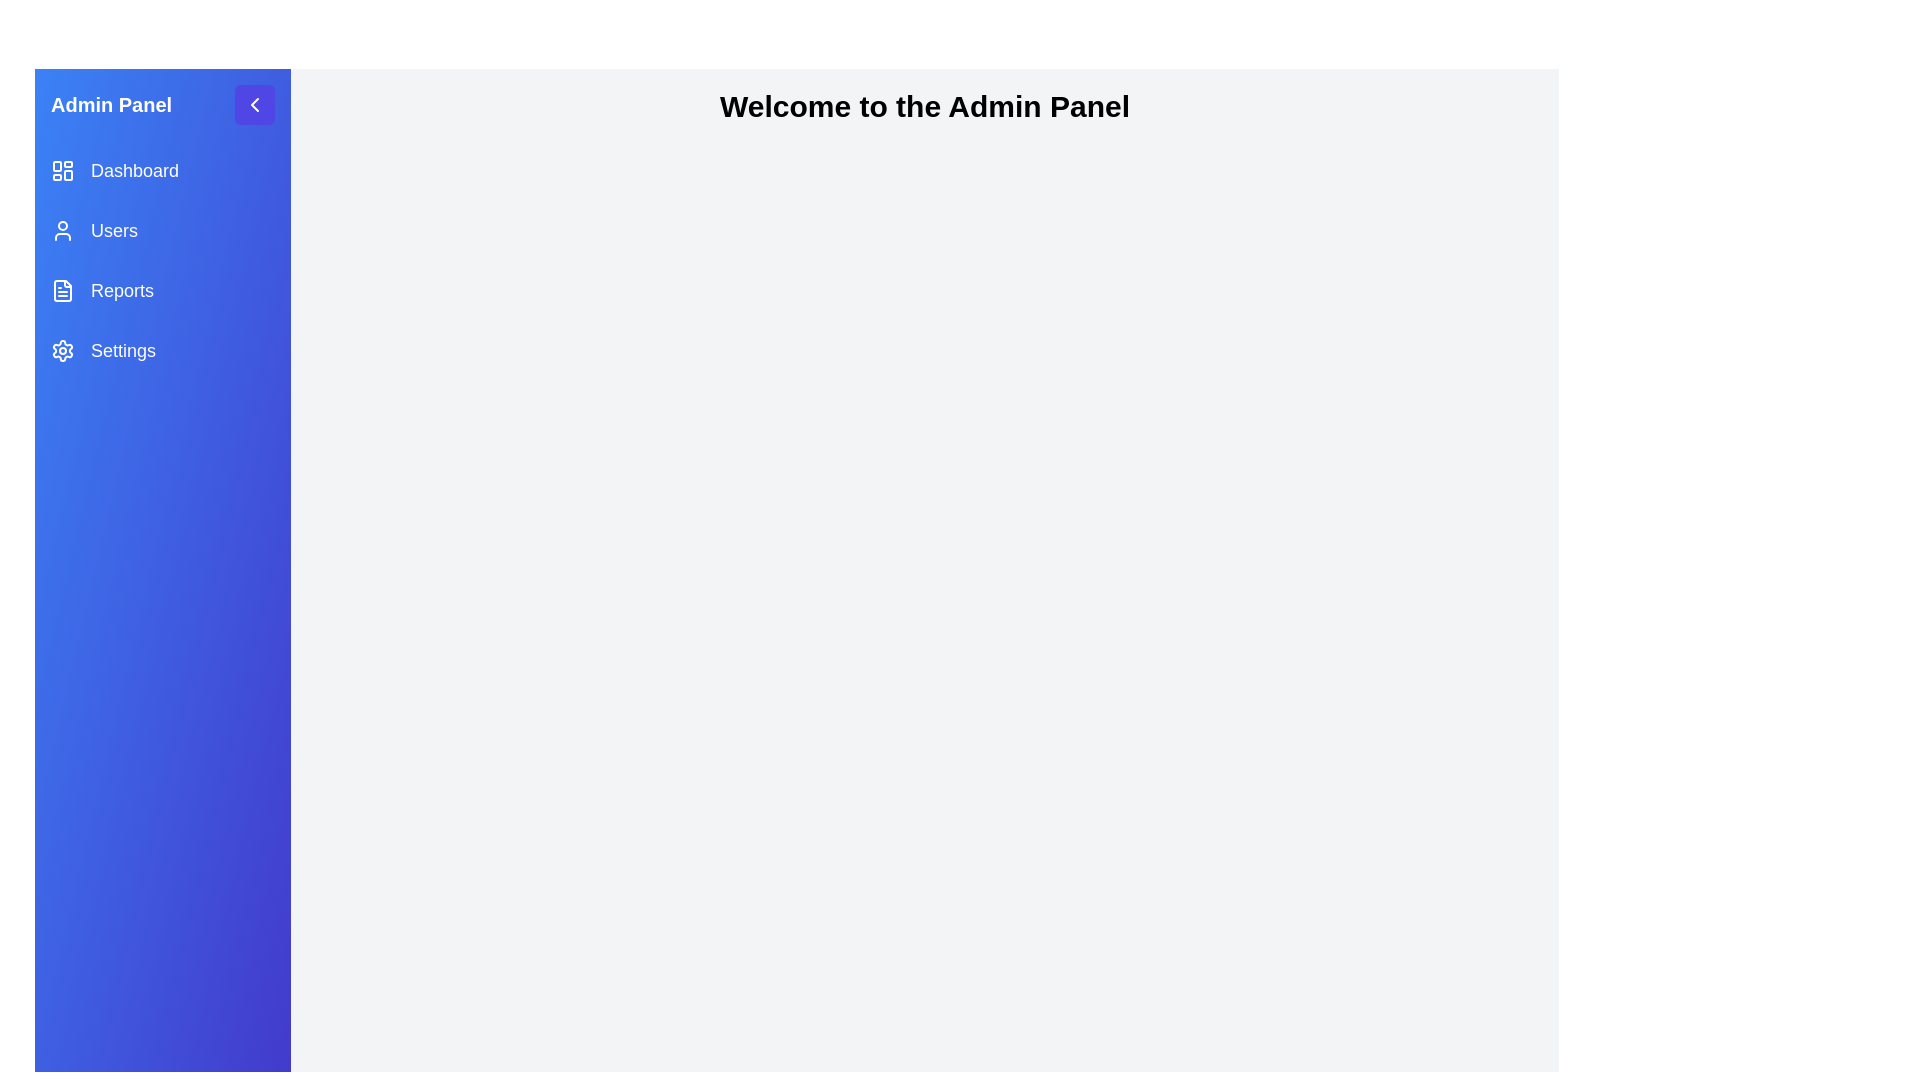  What do you see at coordinates (62, 290) in the screenshot?
I see `the 'Reports' menu icon located in the vertical sidebar of the admin panel` at bounding box center [62, 290].